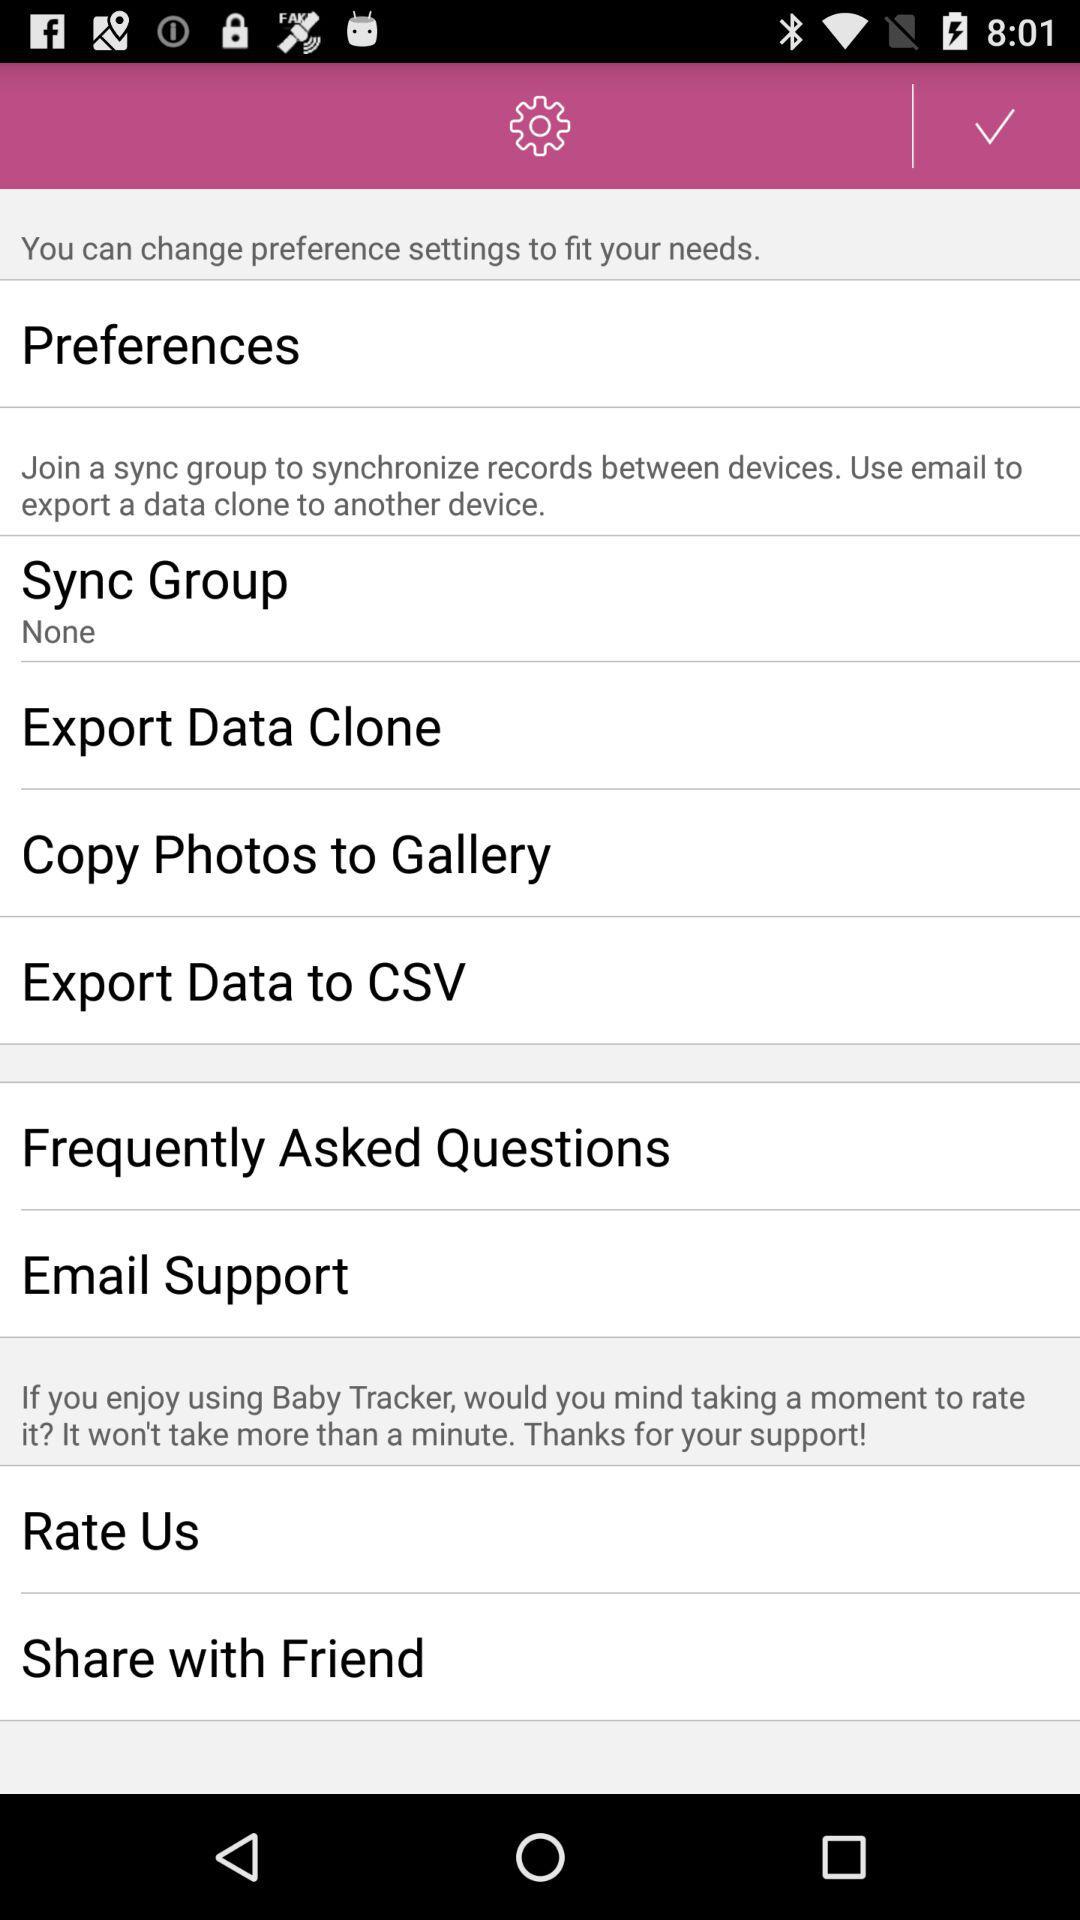 The width and height of the screenshot is (1080, 1920). I want to click on settings, so click(995, 124).